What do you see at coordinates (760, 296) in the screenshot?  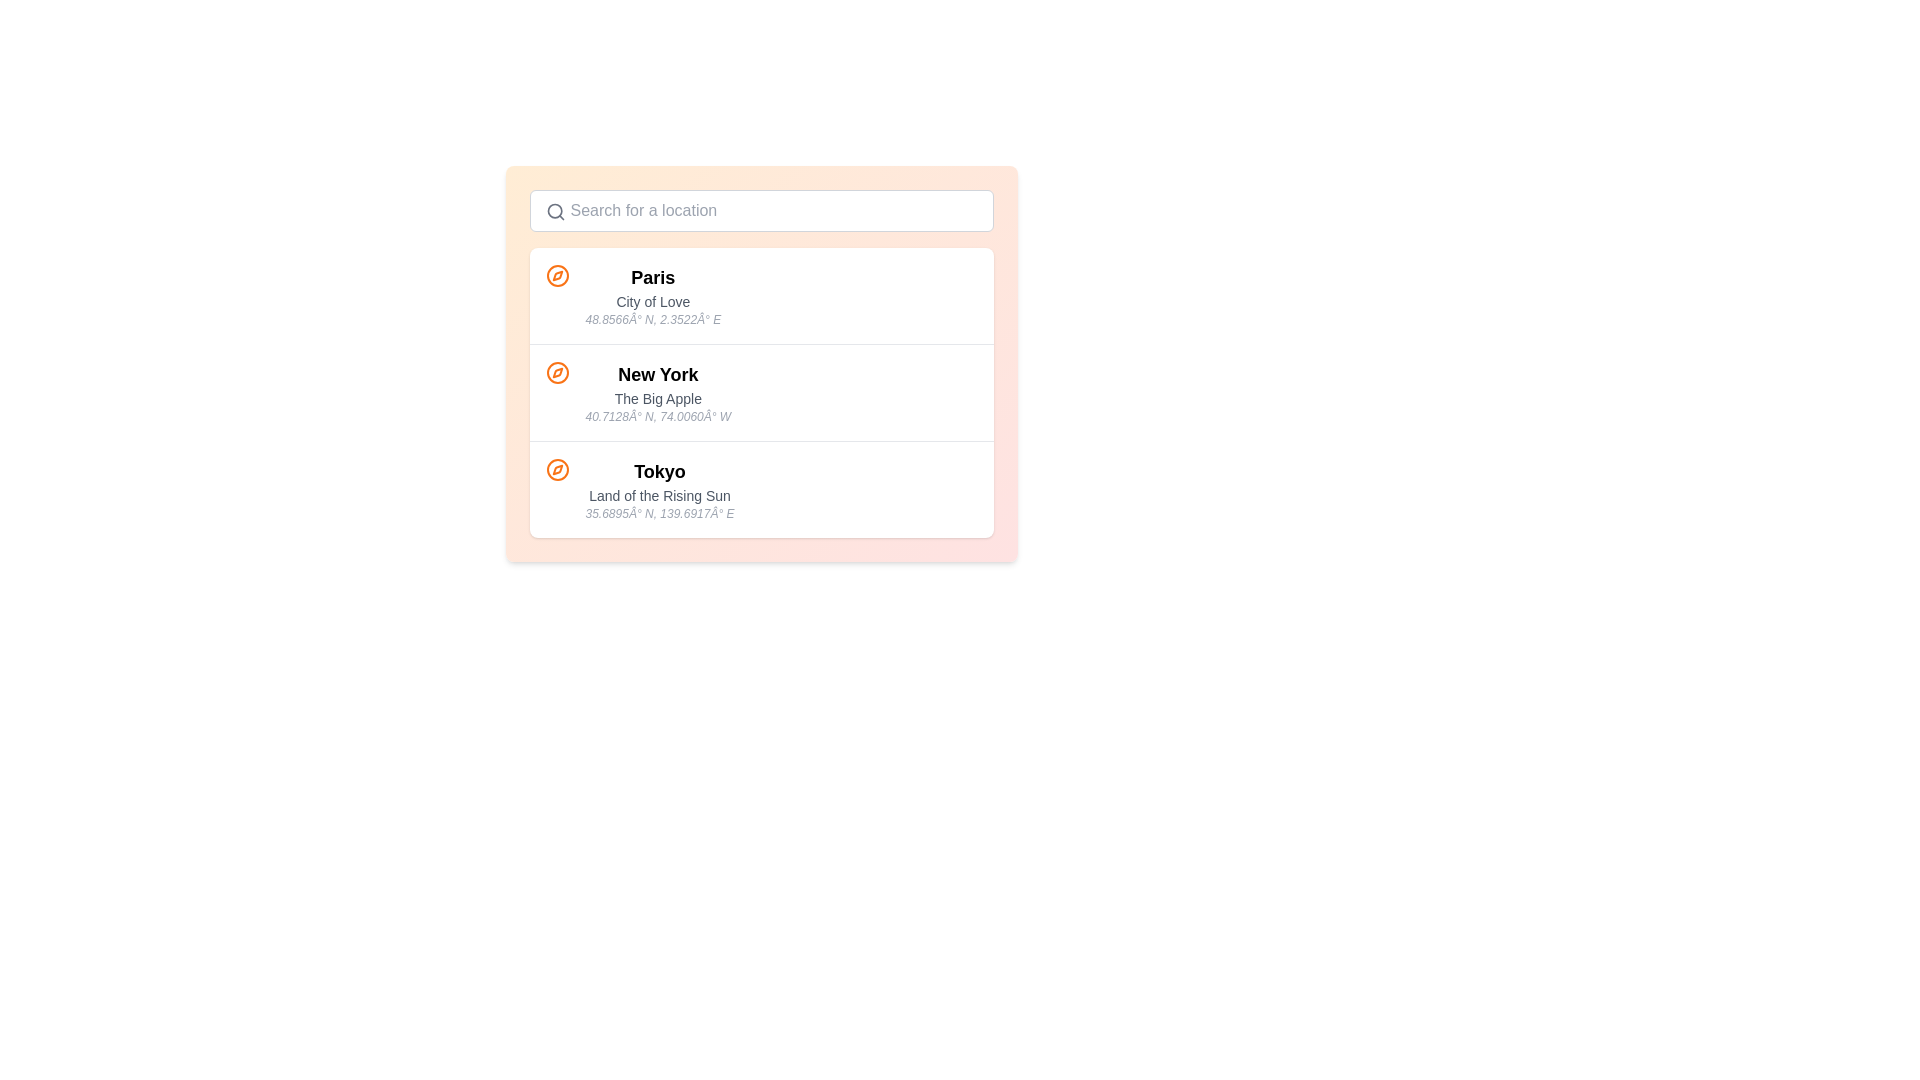 I see `the first list item displaying information about Paris` at bounding box center [760, 296].